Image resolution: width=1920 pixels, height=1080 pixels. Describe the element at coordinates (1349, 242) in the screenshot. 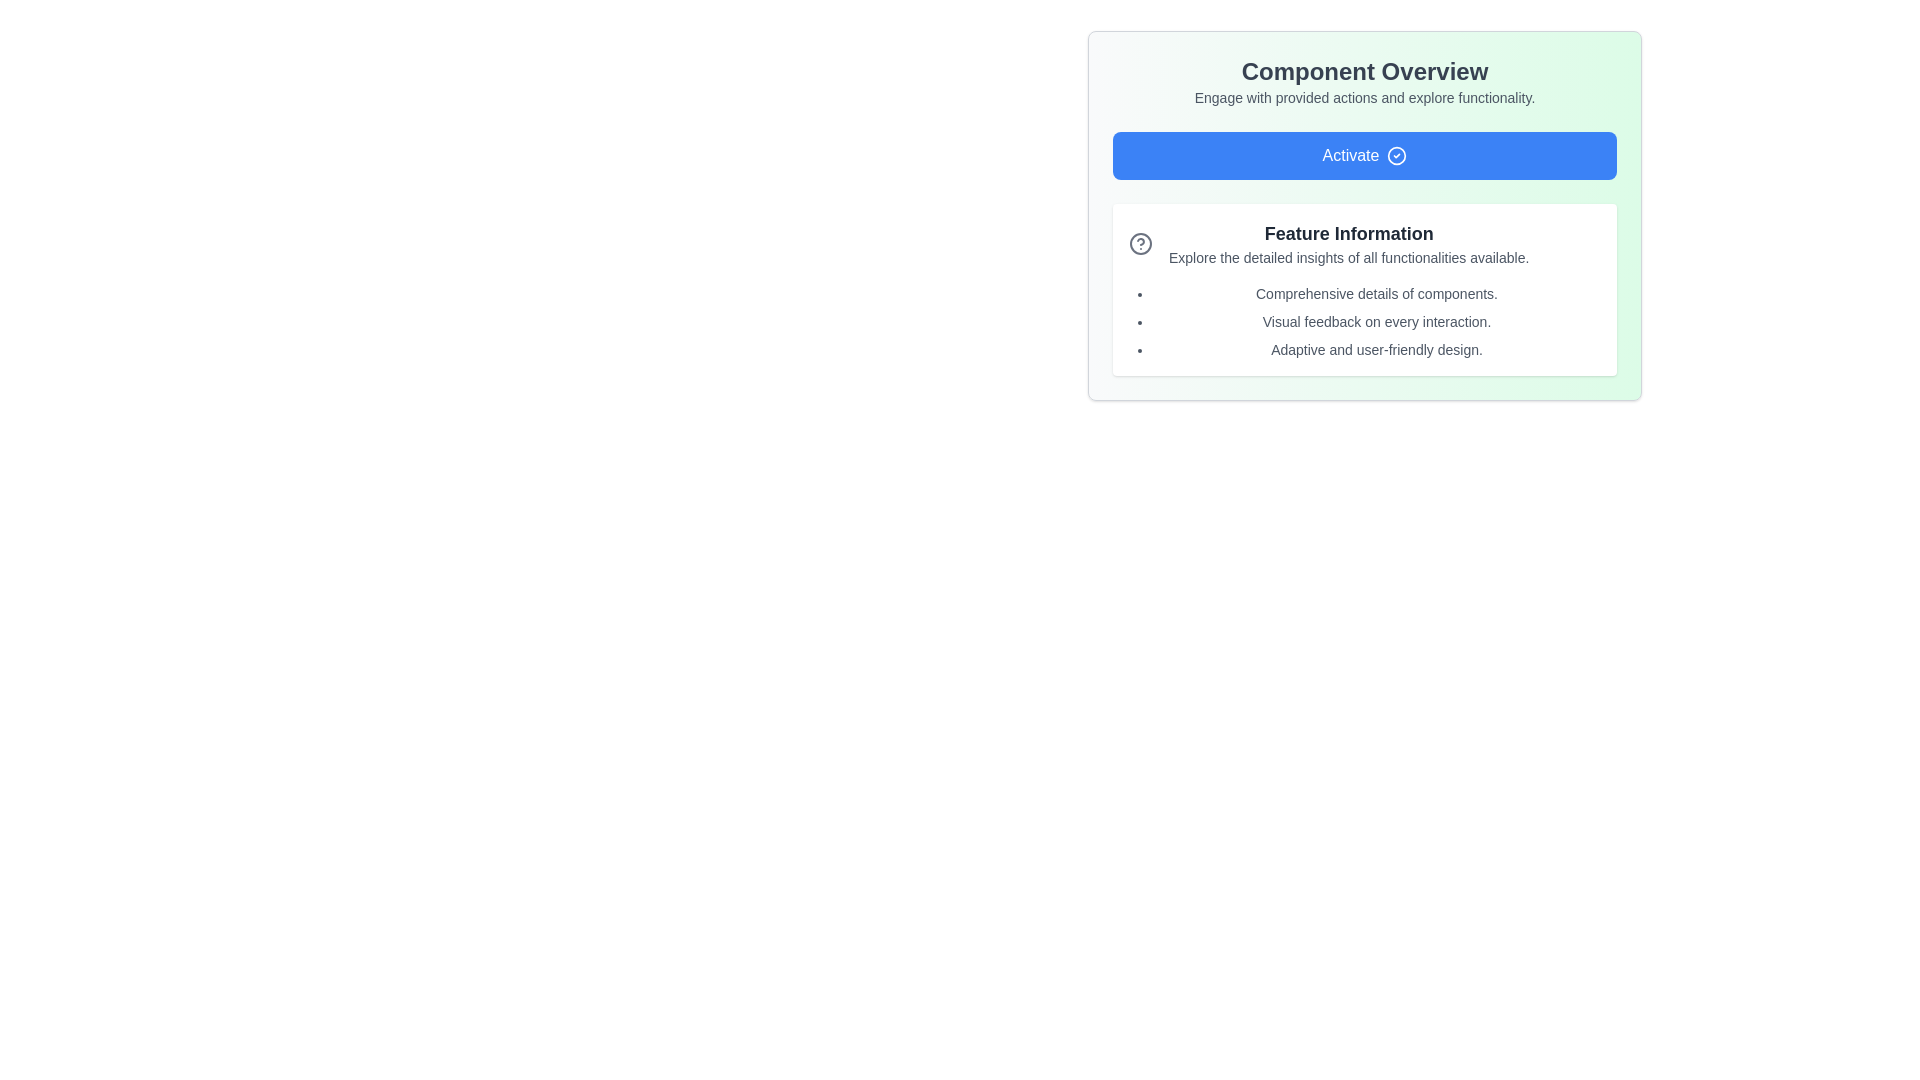

I see `the text block that serves as a header and description for the section within the 'Component Overview' card, positioned below the 'Activate' button and above the bullet points` at that location.